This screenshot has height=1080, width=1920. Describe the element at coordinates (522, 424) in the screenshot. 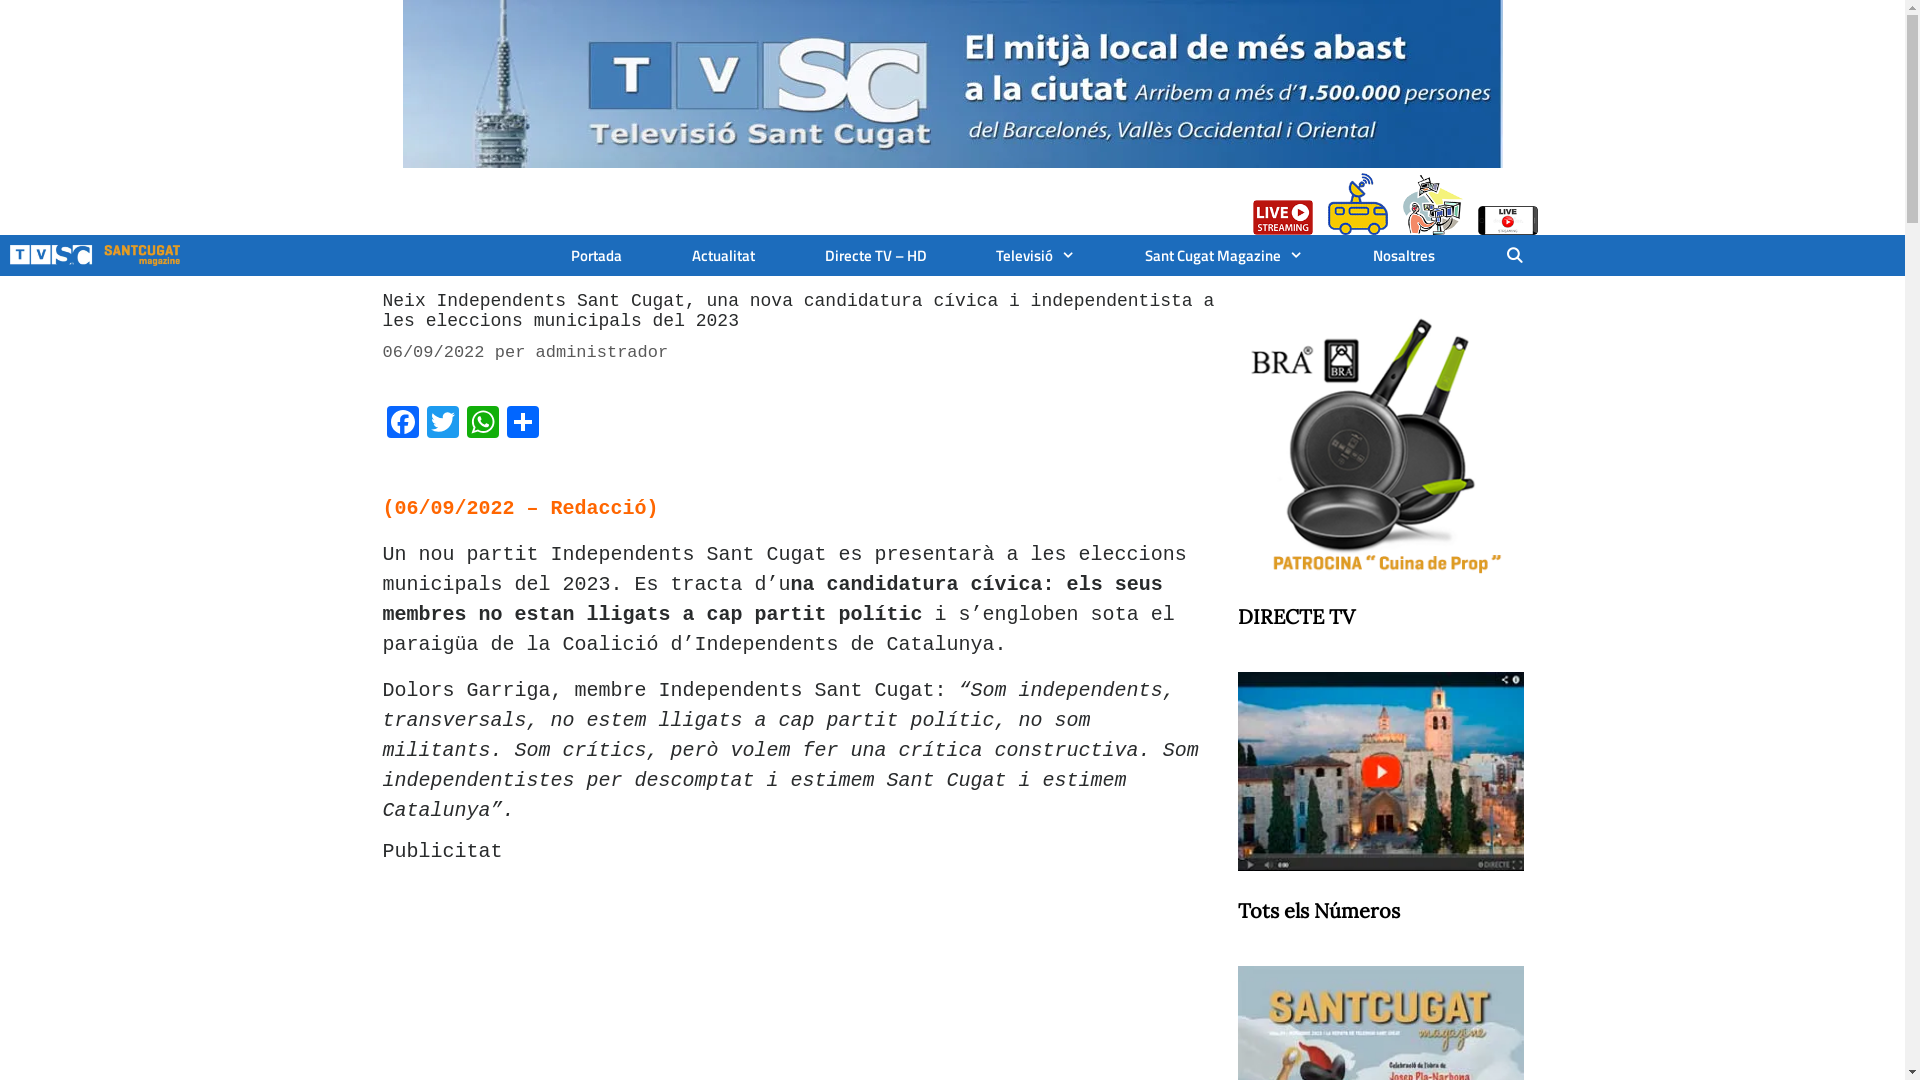

I see `'Comparteix'` at that location.